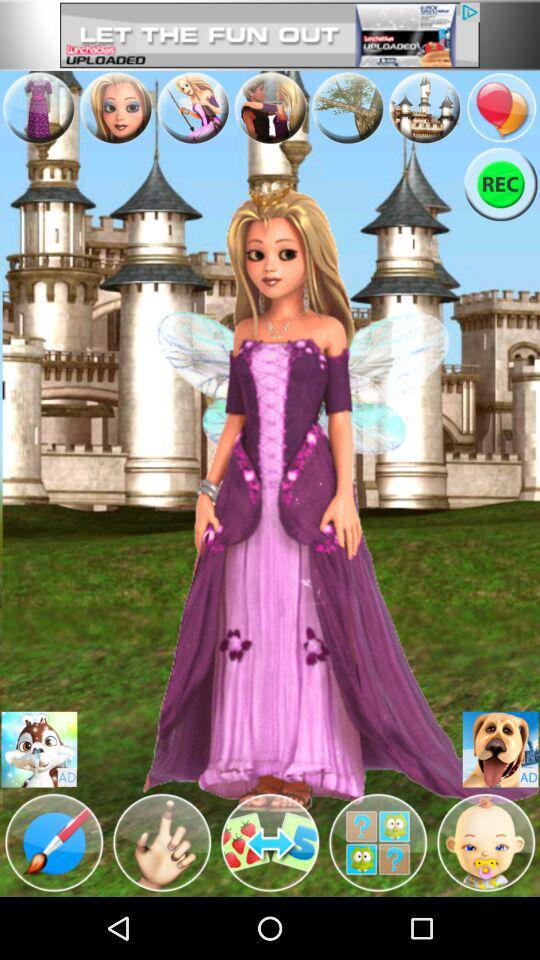 This screenshot has width=540, height=960. Describe the element at coordinates (270, 34) in the screenshot. I see `advertisement page` at that location.